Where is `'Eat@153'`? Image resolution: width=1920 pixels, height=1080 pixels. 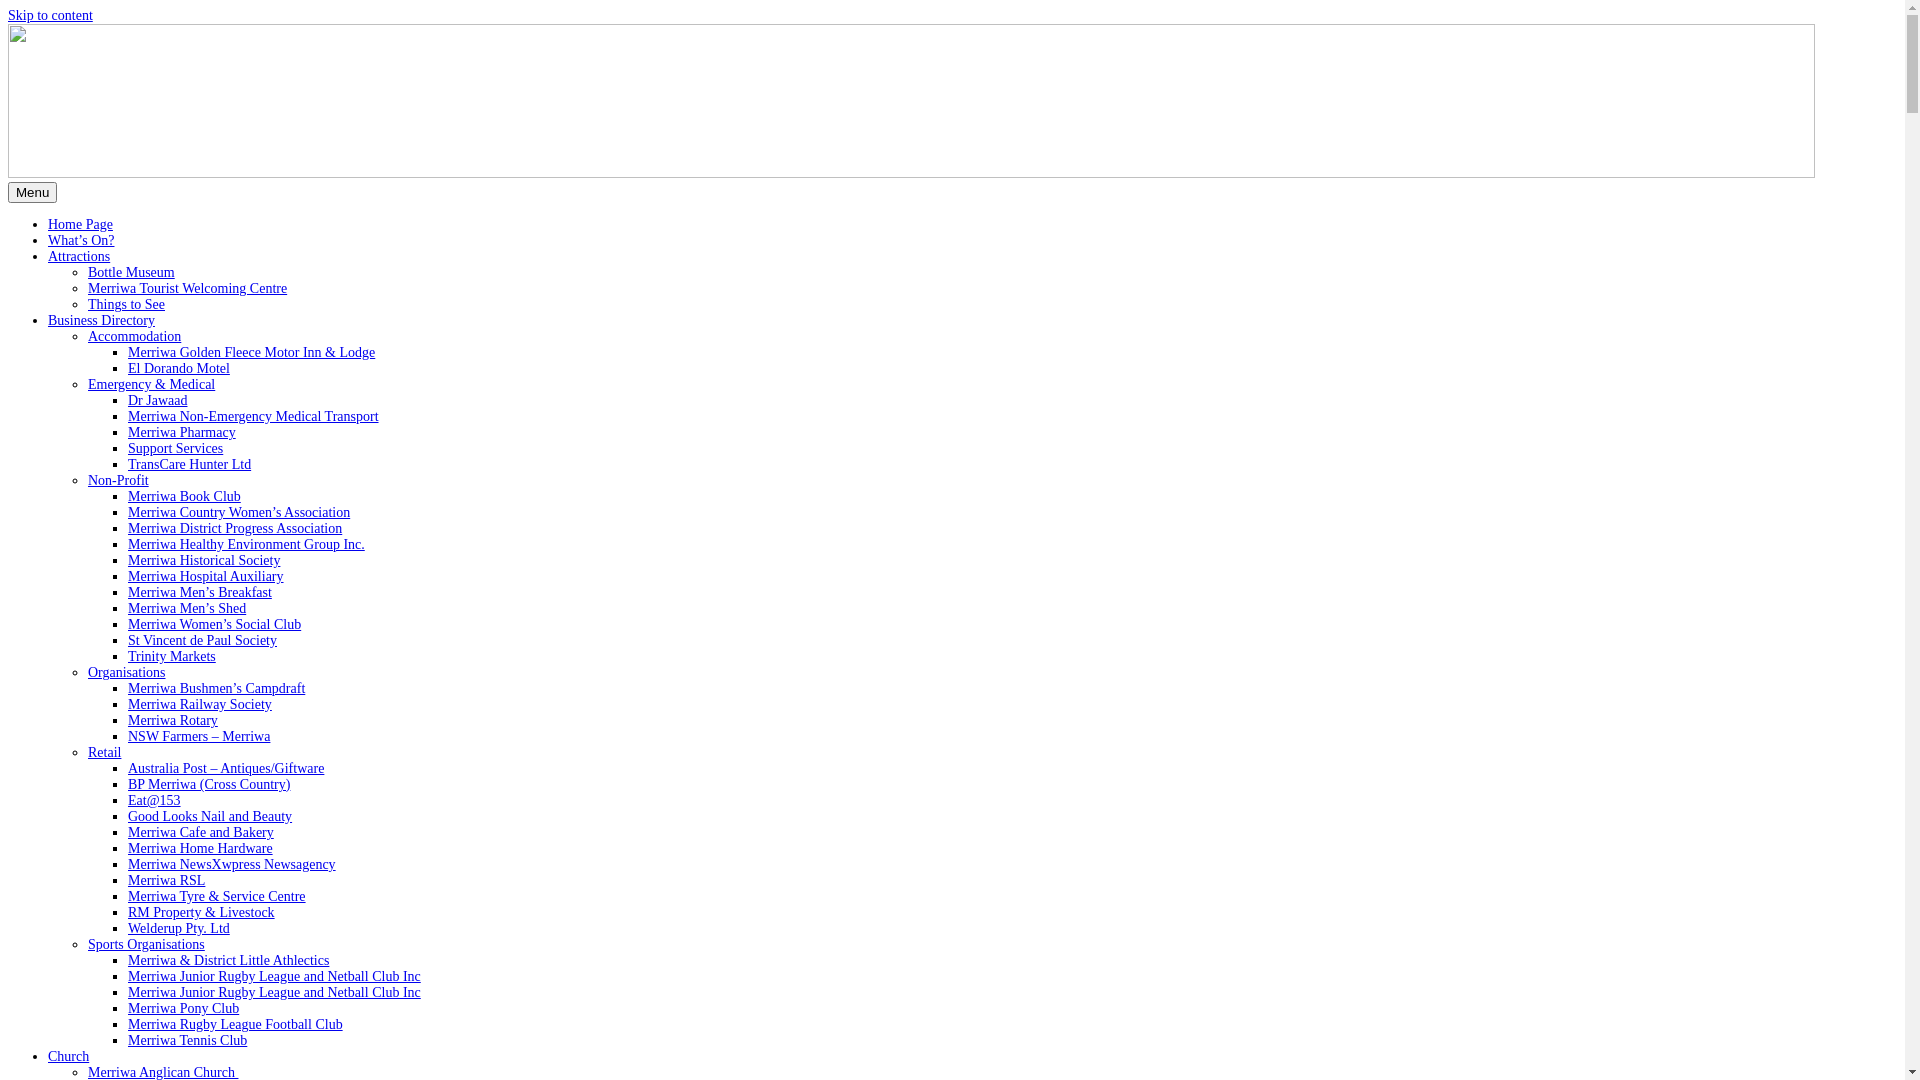
'Eat@153' is located at coordinates (127, 799).